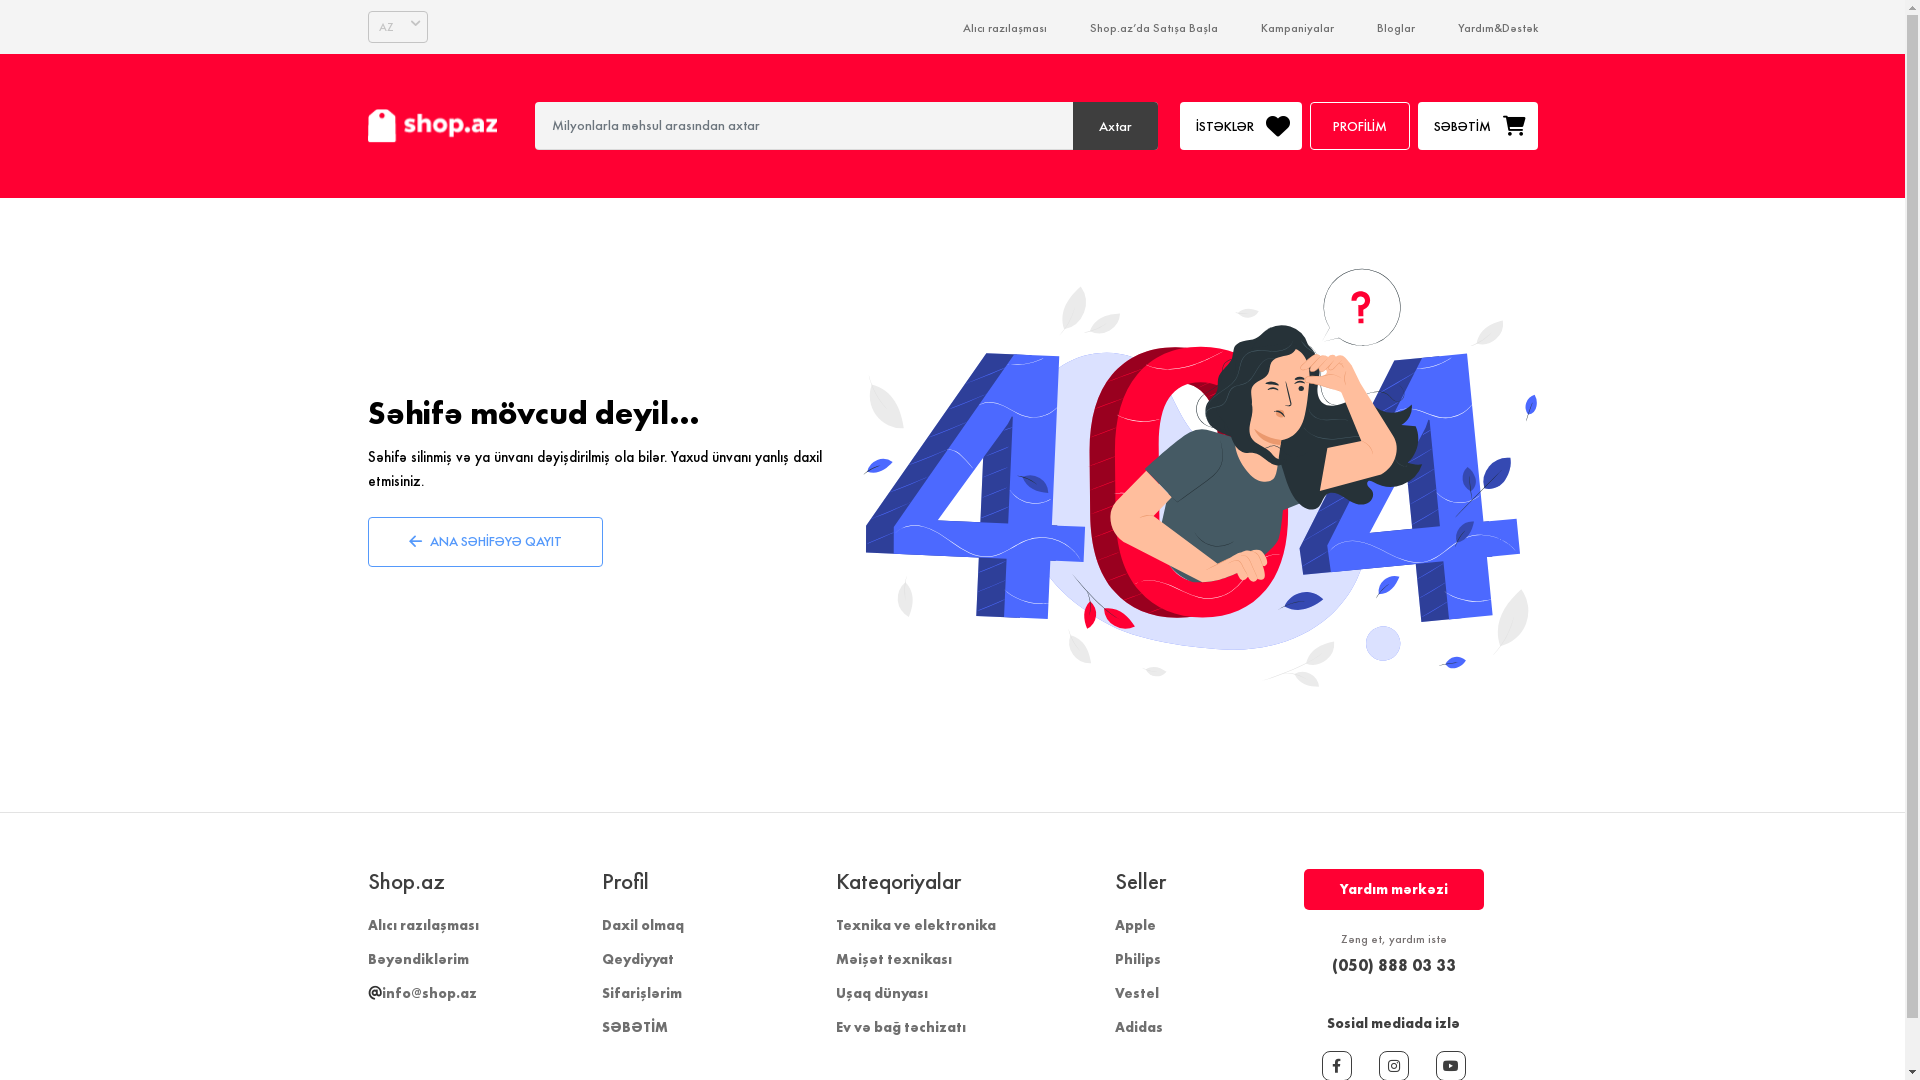  I want to click on 'Qeydiyyat', so click(637, 958).